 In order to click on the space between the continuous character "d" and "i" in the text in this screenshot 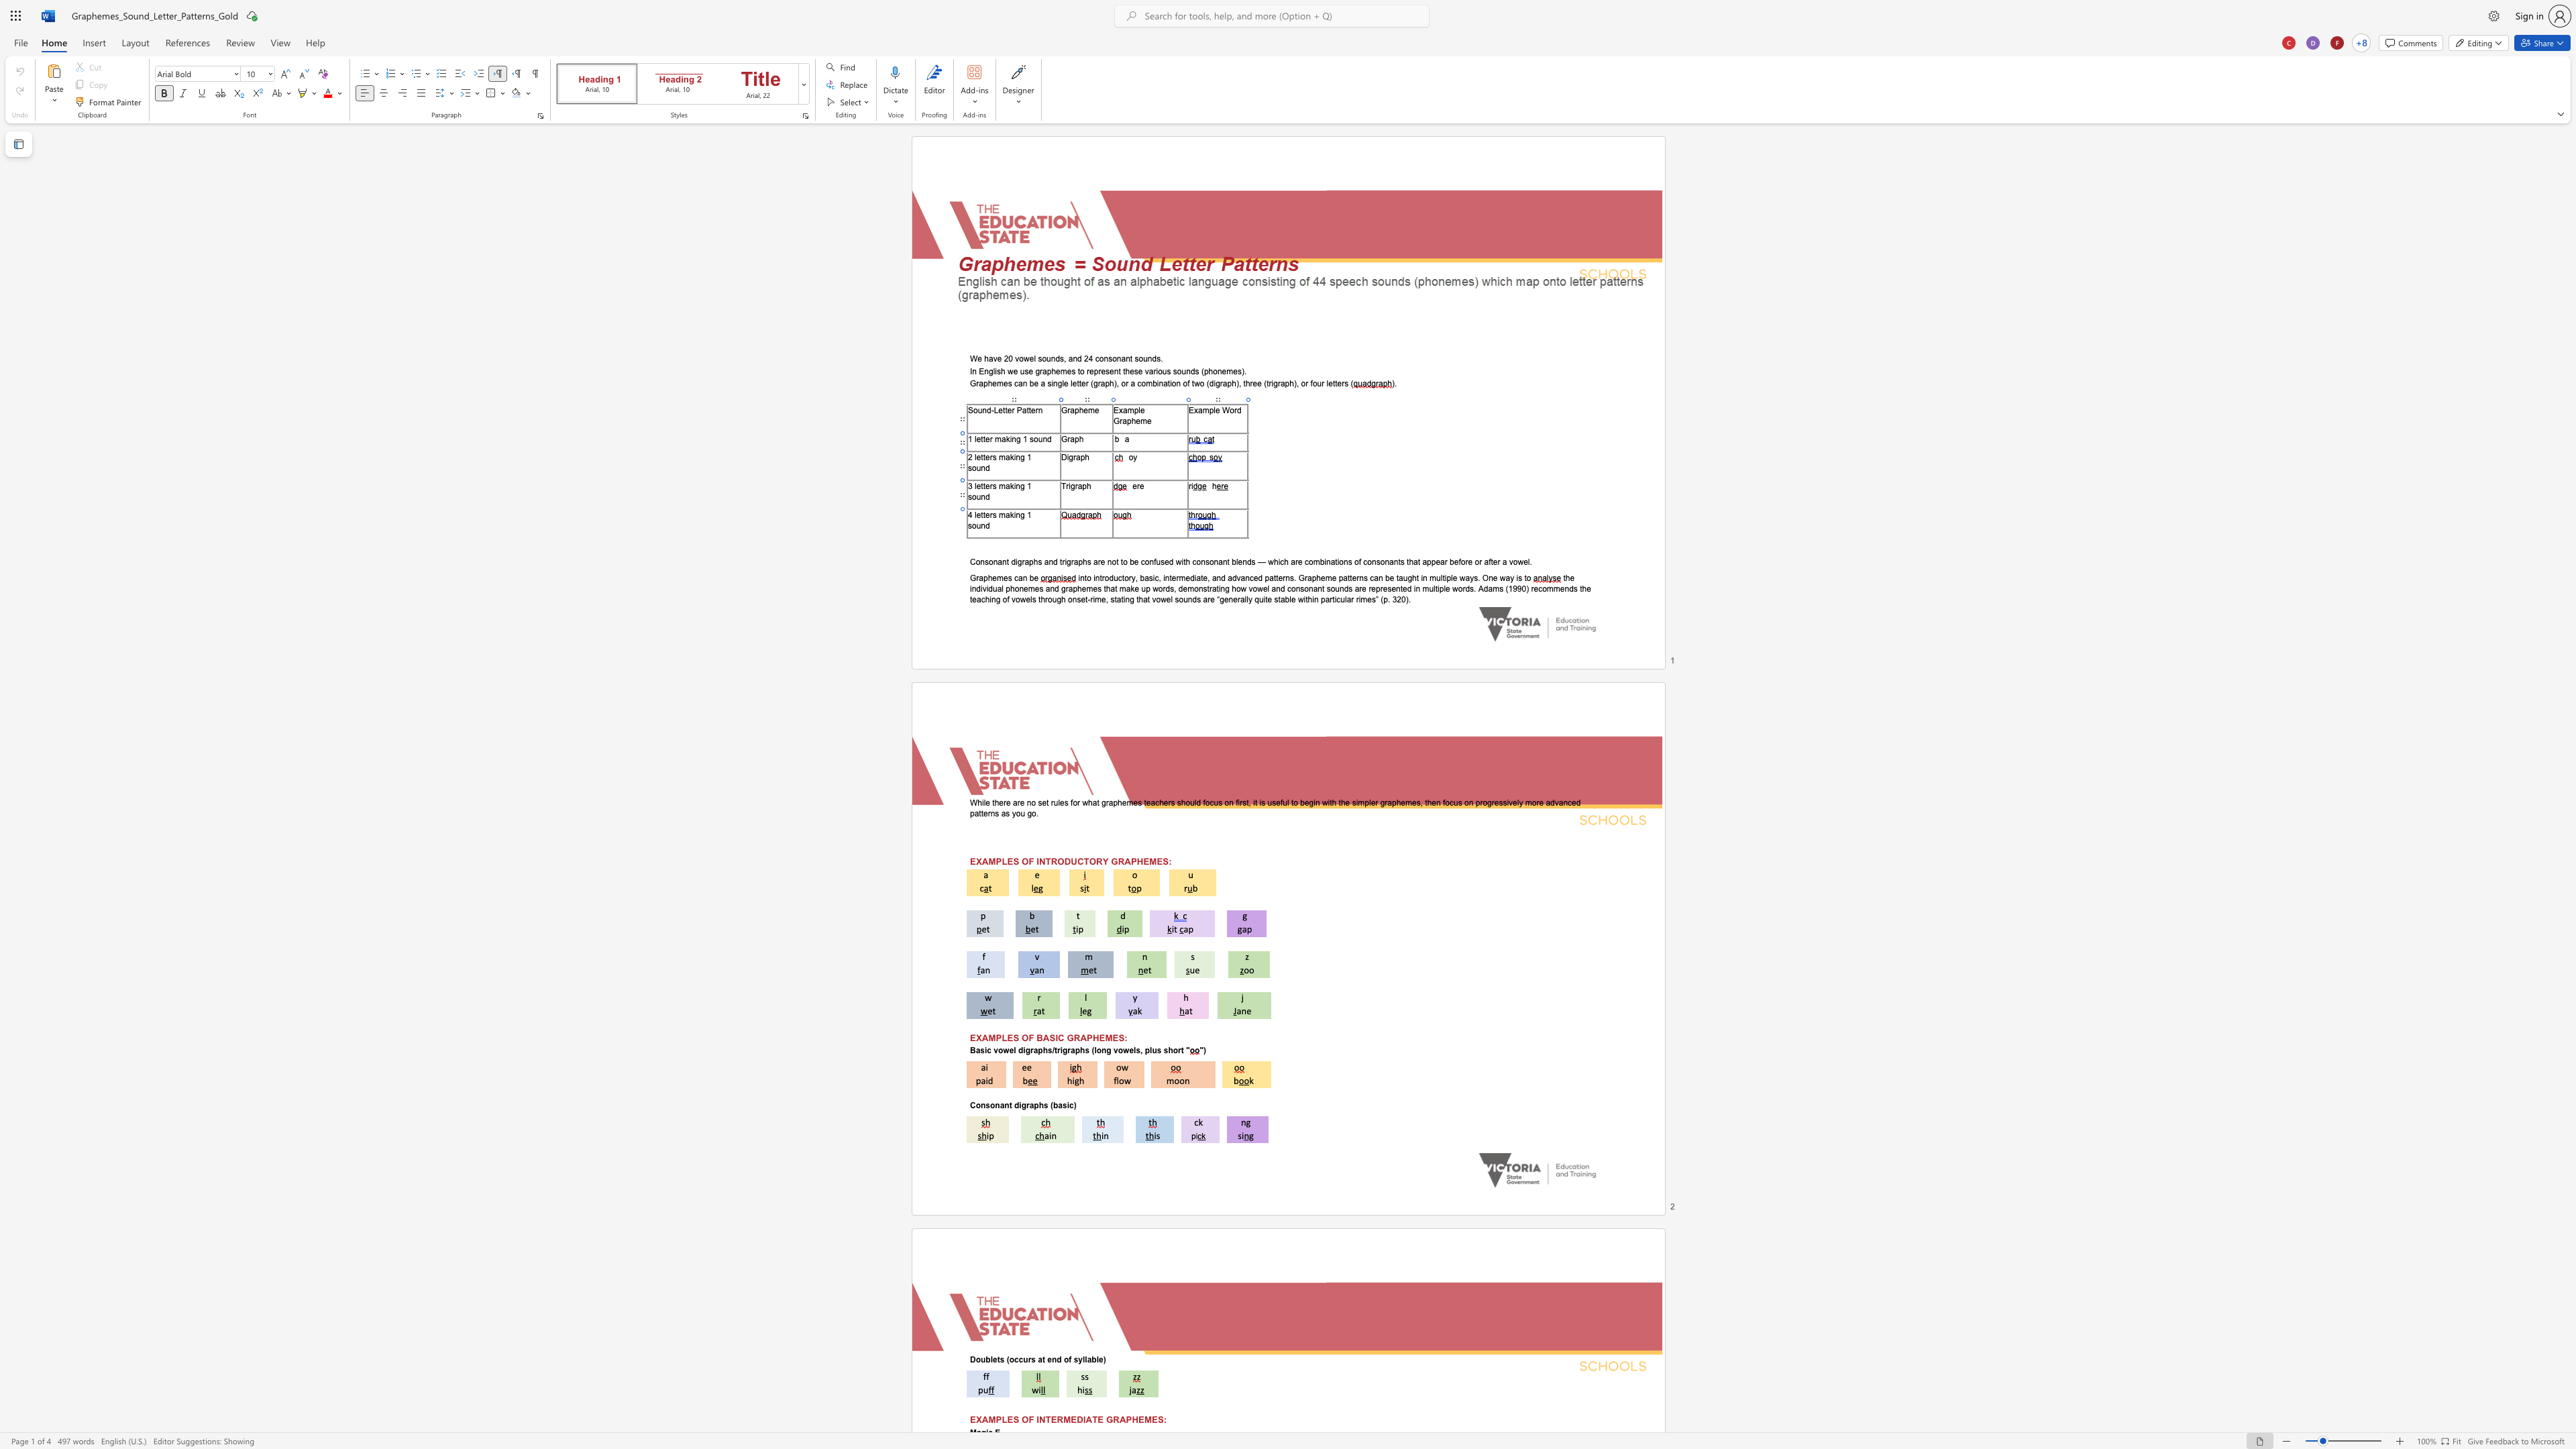, I will do `click(1021, 1050)`.